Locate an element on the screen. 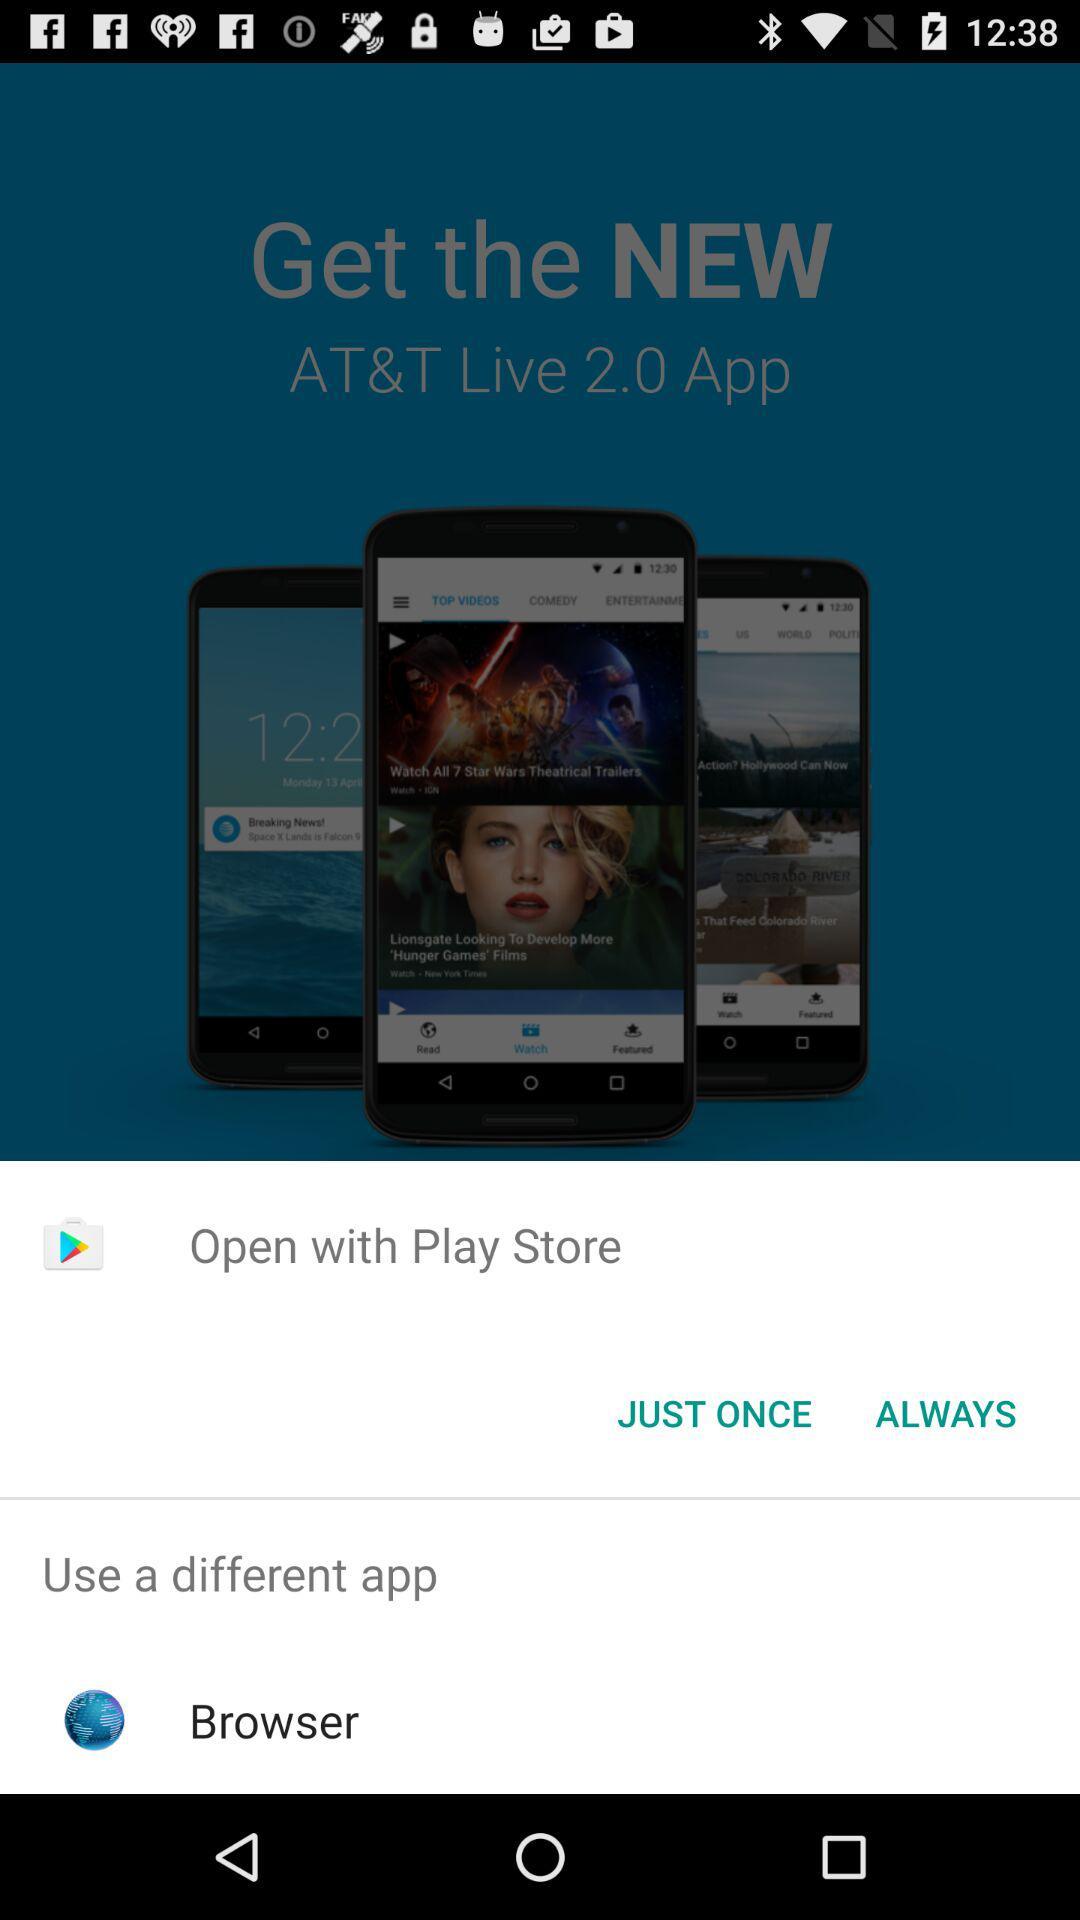 This screenshot has height=1920, width=1080. the always is located at coordinates (945, 1411).